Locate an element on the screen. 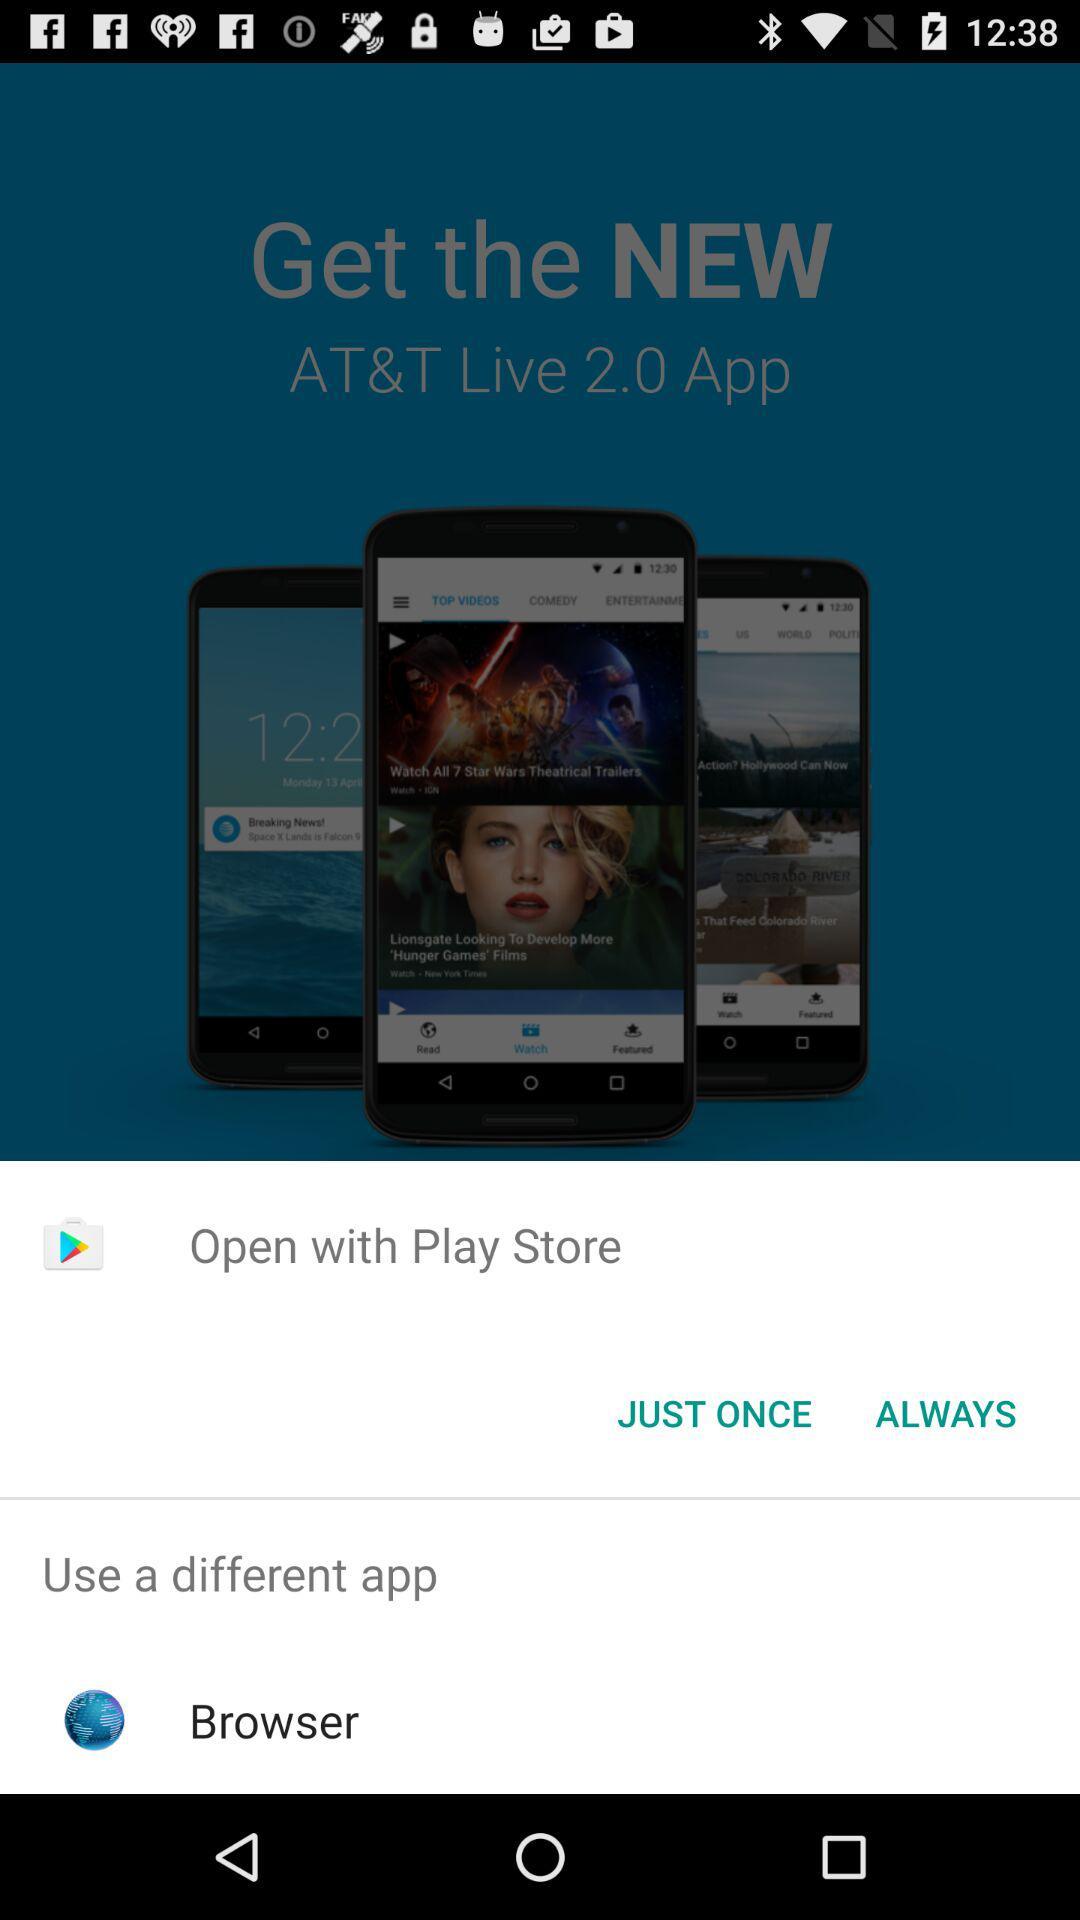 This screenshot has height=1920, width=1080. the always is located at coordinates (945, 1411).